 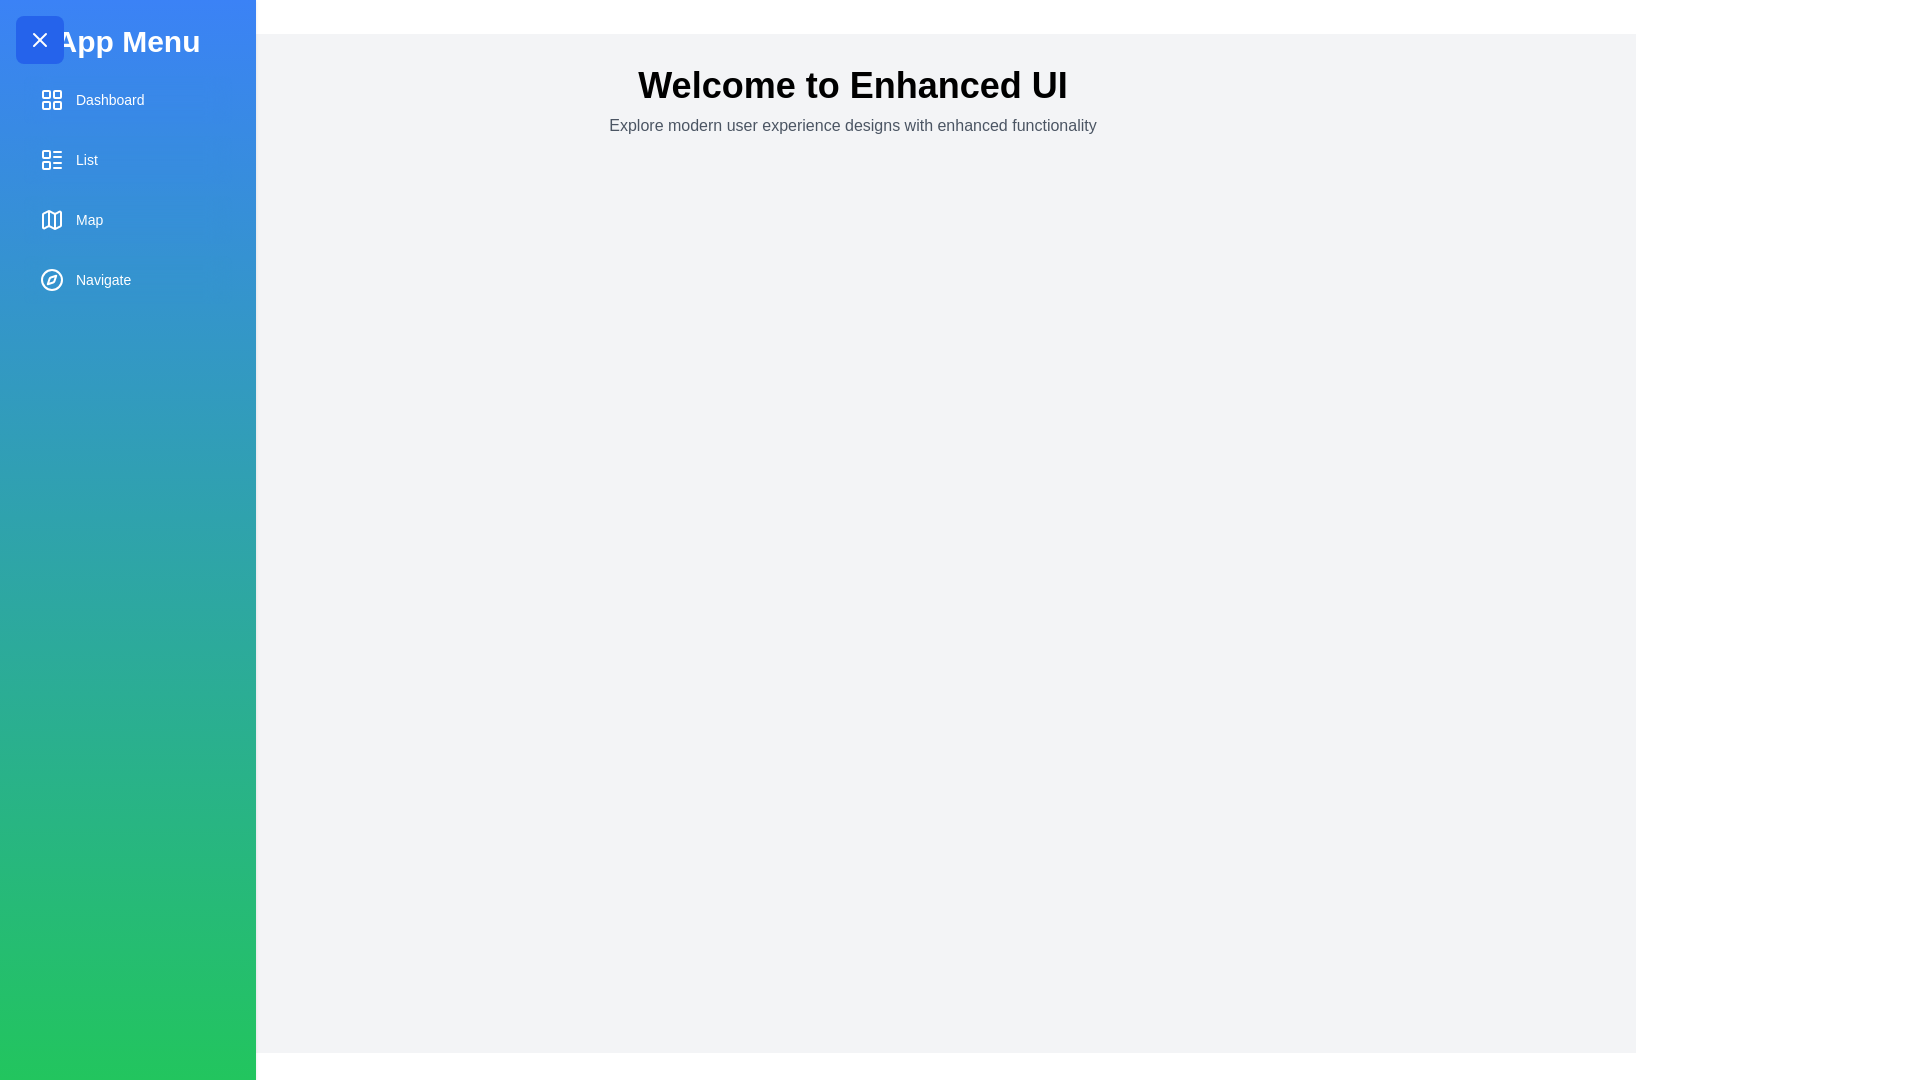 What do you see at coordinates (39, 39) in the screenshot?
I see `the toggle button at the top-left corner to toggle the visibility of the drawer menu` at bounding box center [39, 39].